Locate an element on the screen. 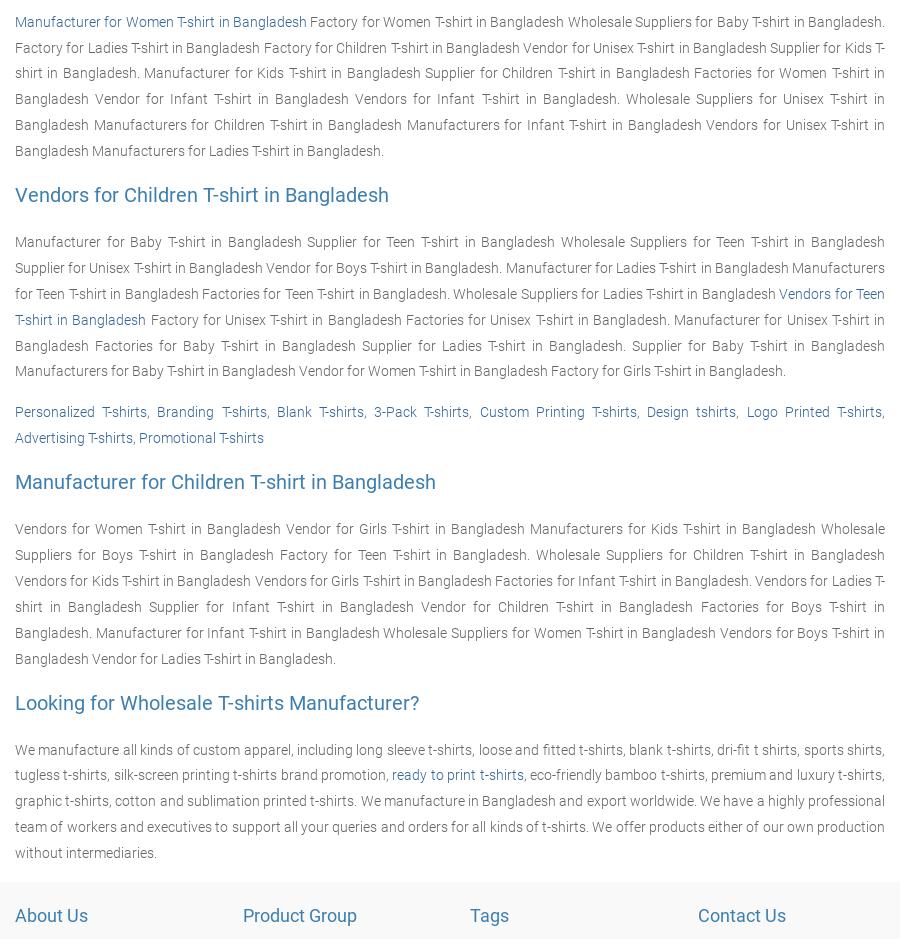  'Factory for Unisex T-shirt in Bangladesh Factories for Unisex T-shirt in Bangladesh. Manufacturer for Unisex T-shirt in Bangladesh Factories for Baby T-shirt in Bangladesh Supplier for Ladies T-shirt in Bangladesh. Supplier for Baby T-shirt in Bangladesh Manufacturers for Baby T-shirt in Bangladesh Vendor for Women T-shirt in Bangladesh Factory for Girls T-shirt in Bangladesh.' is located at coordinates (448, 343).